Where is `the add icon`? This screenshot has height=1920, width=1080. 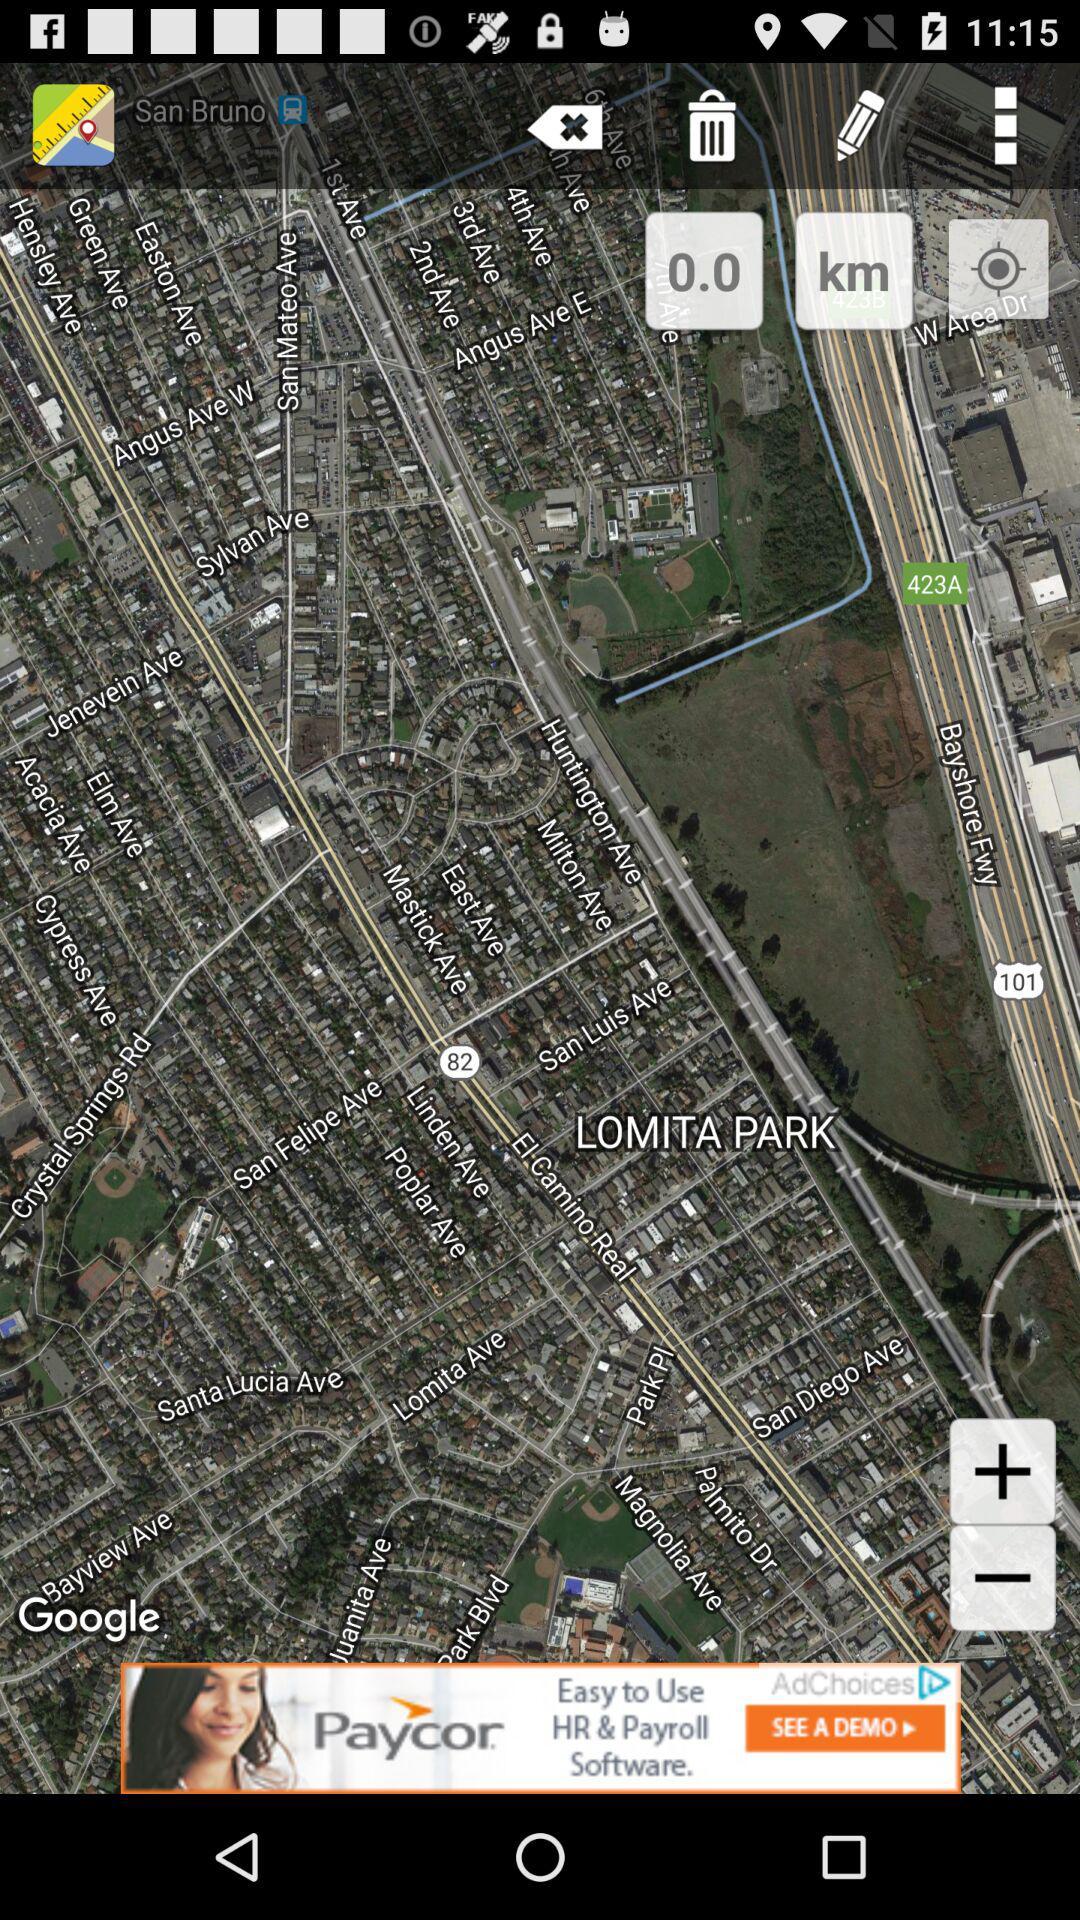 the add icon is located at coordinates (1002, 1573).